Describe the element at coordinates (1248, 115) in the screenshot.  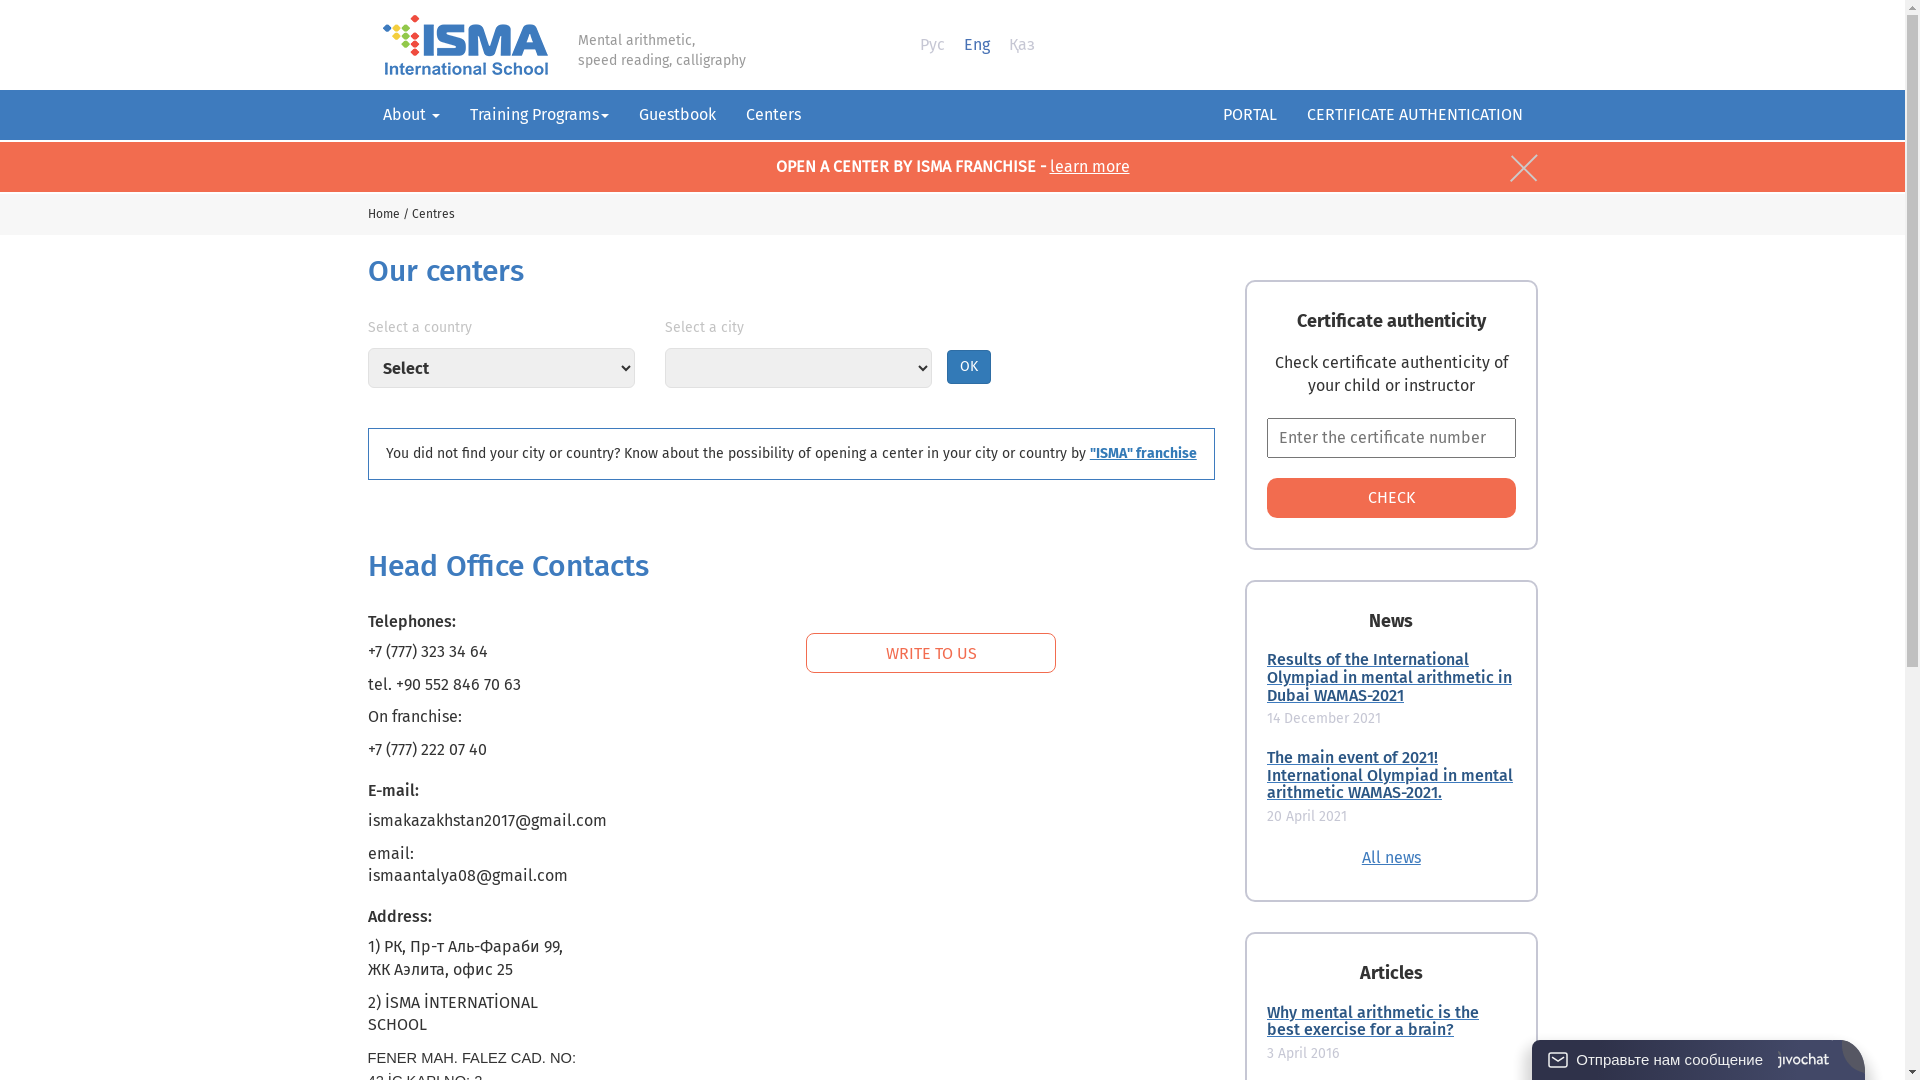
I see `'PORTAL'` at that location.